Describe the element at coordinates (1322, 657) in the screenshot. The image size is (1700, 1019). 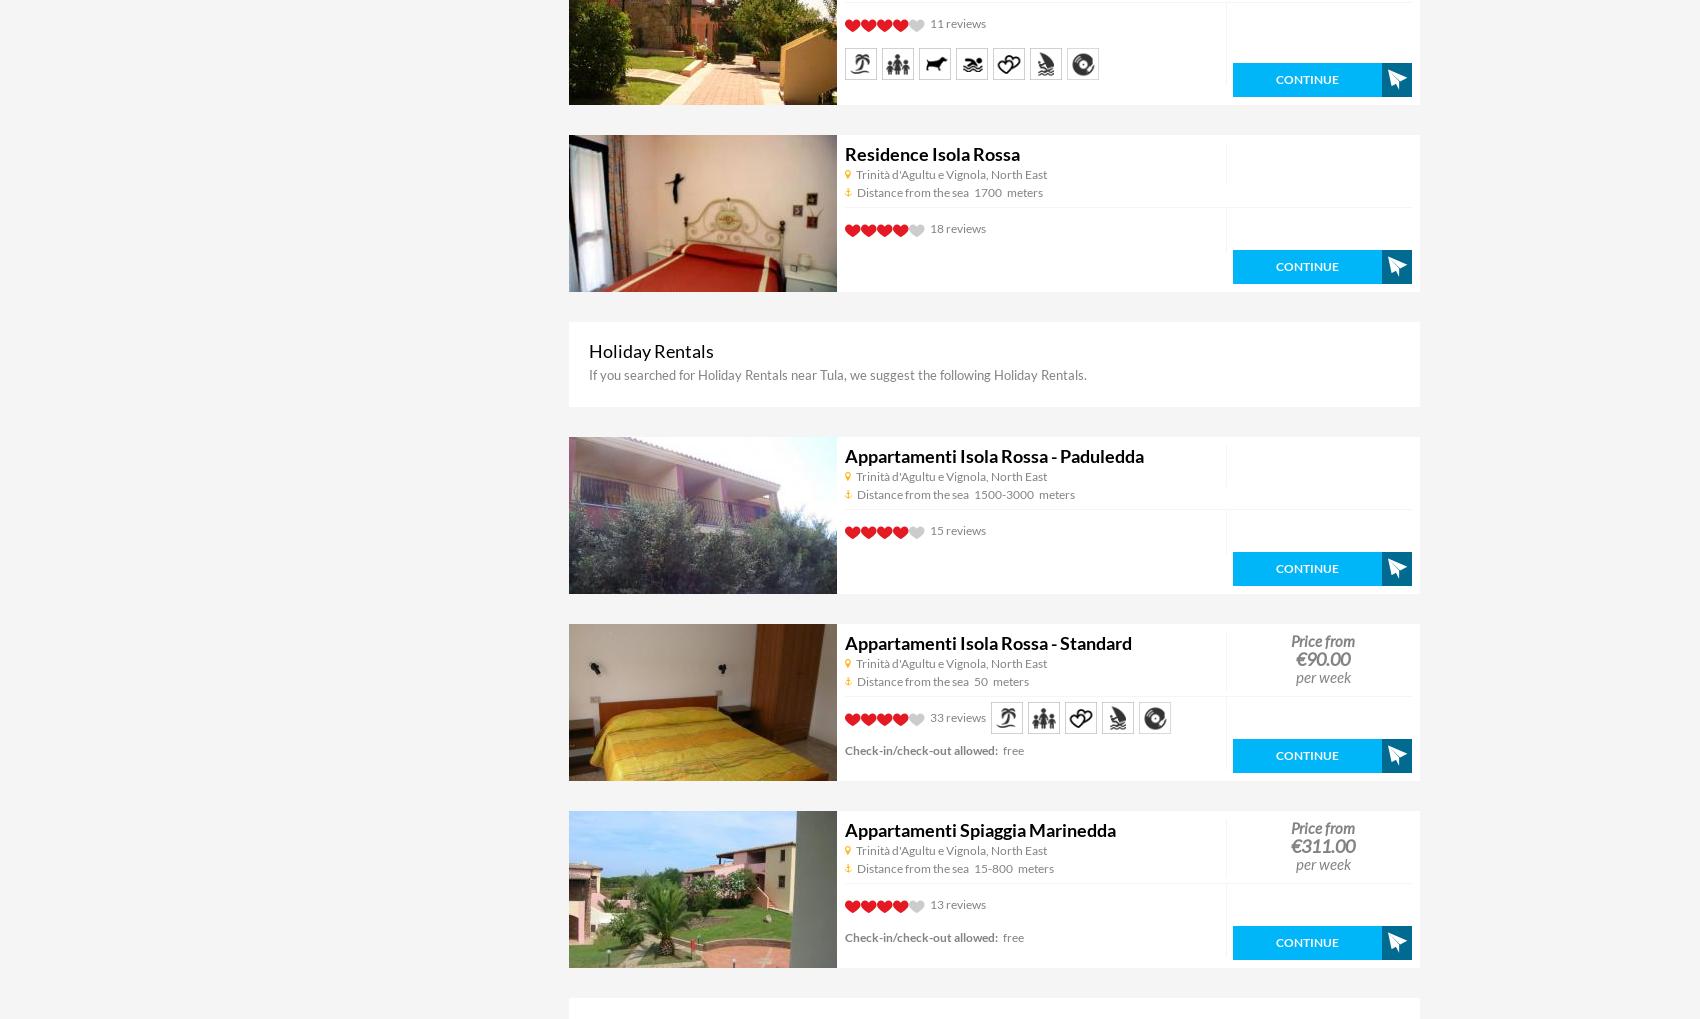
I see `'€90.00'` at that location.